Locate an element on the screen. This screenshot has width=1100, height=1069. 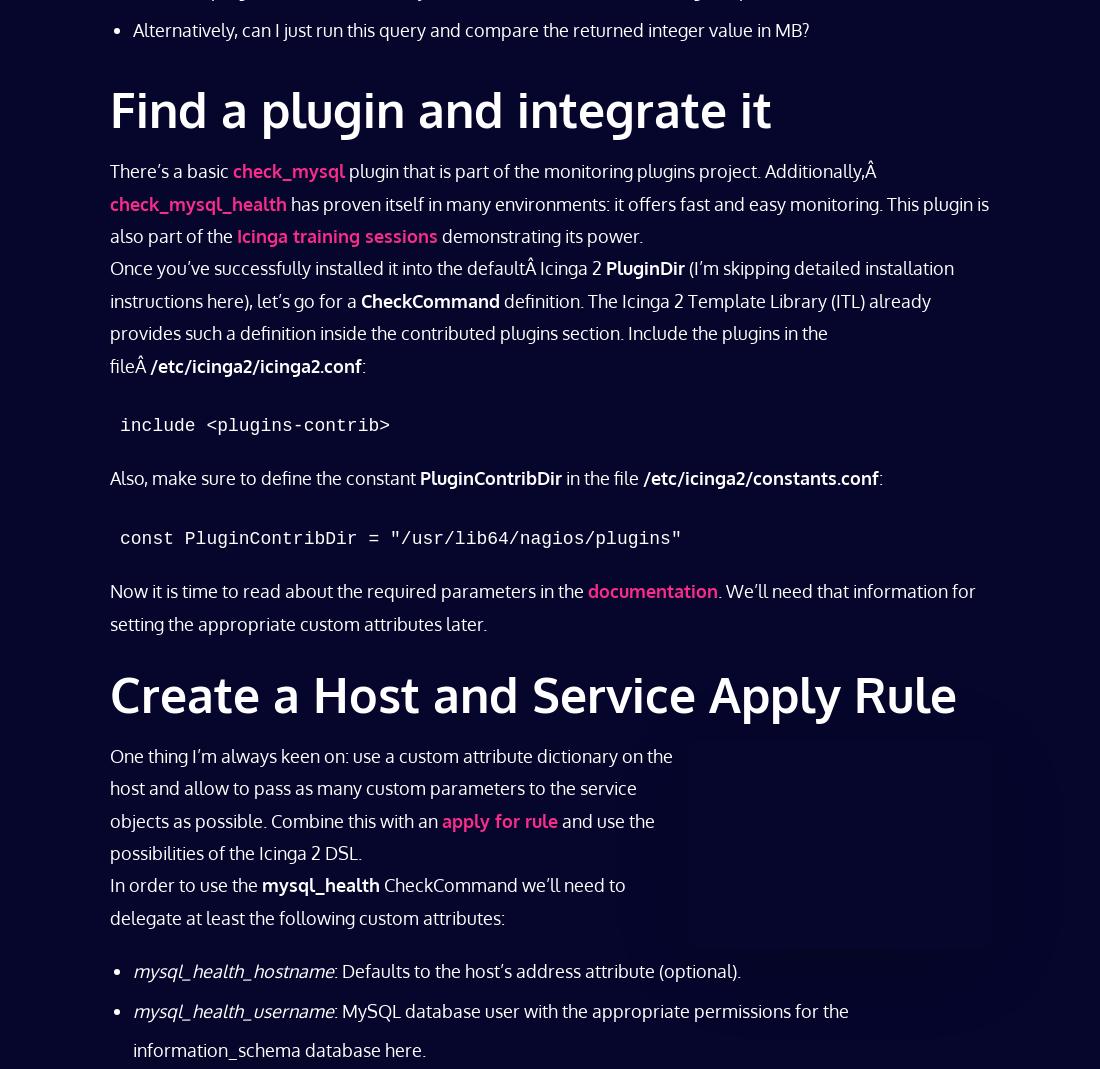
'(I’m skipping detailed installation instructions here), let’s go for a' is located at coordinates (531, 283).